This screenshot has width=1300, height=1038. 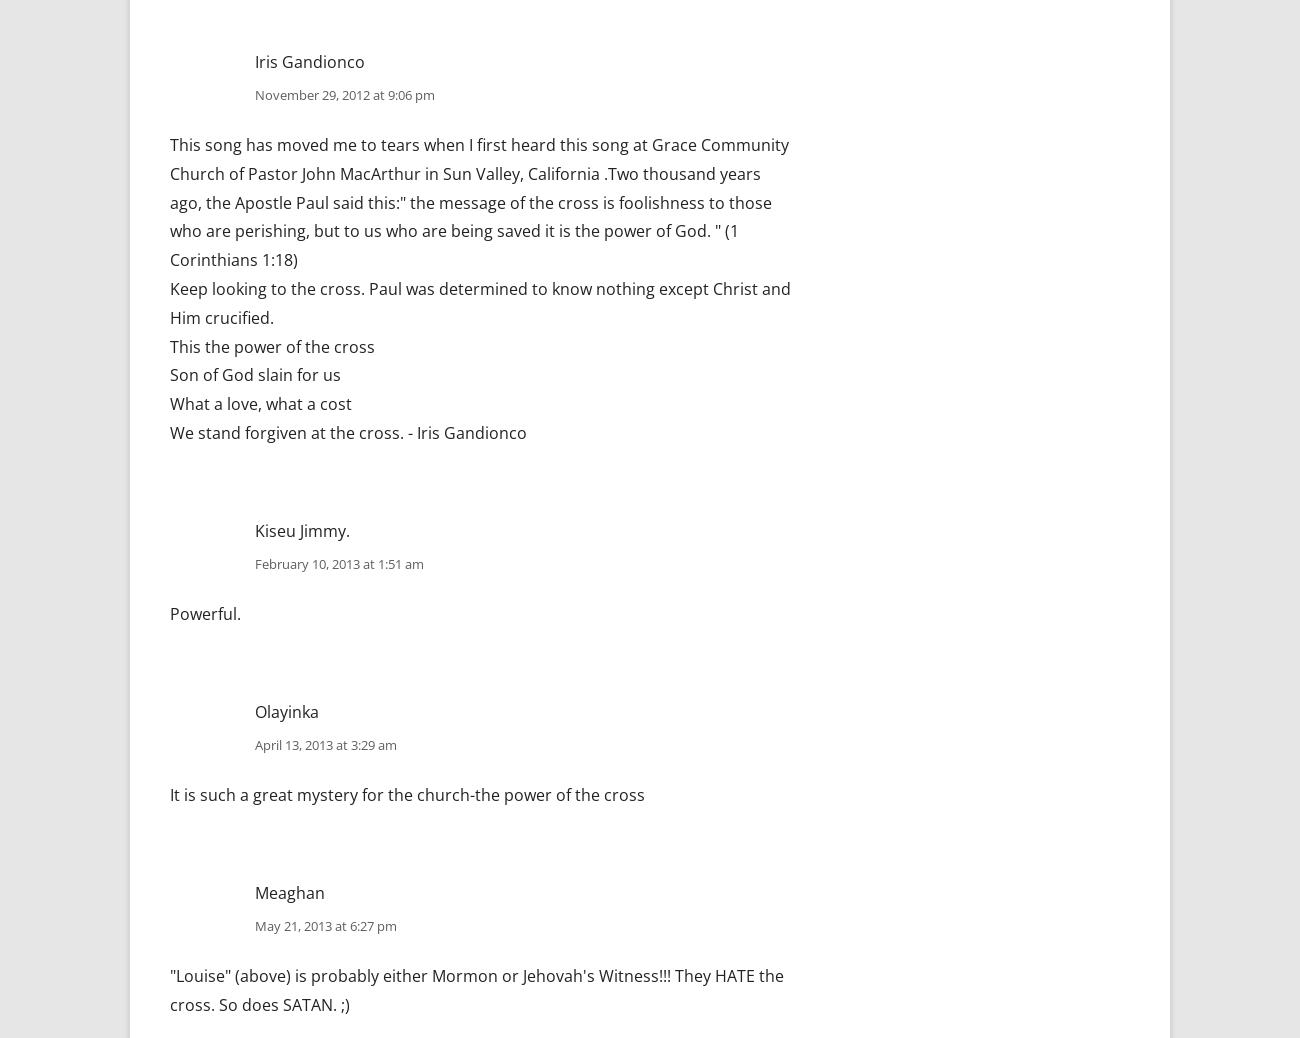 What do you see at coordinates (287, 710) in the screenshot?
I see `'Olayinka'` at bounding box center [287, 710].